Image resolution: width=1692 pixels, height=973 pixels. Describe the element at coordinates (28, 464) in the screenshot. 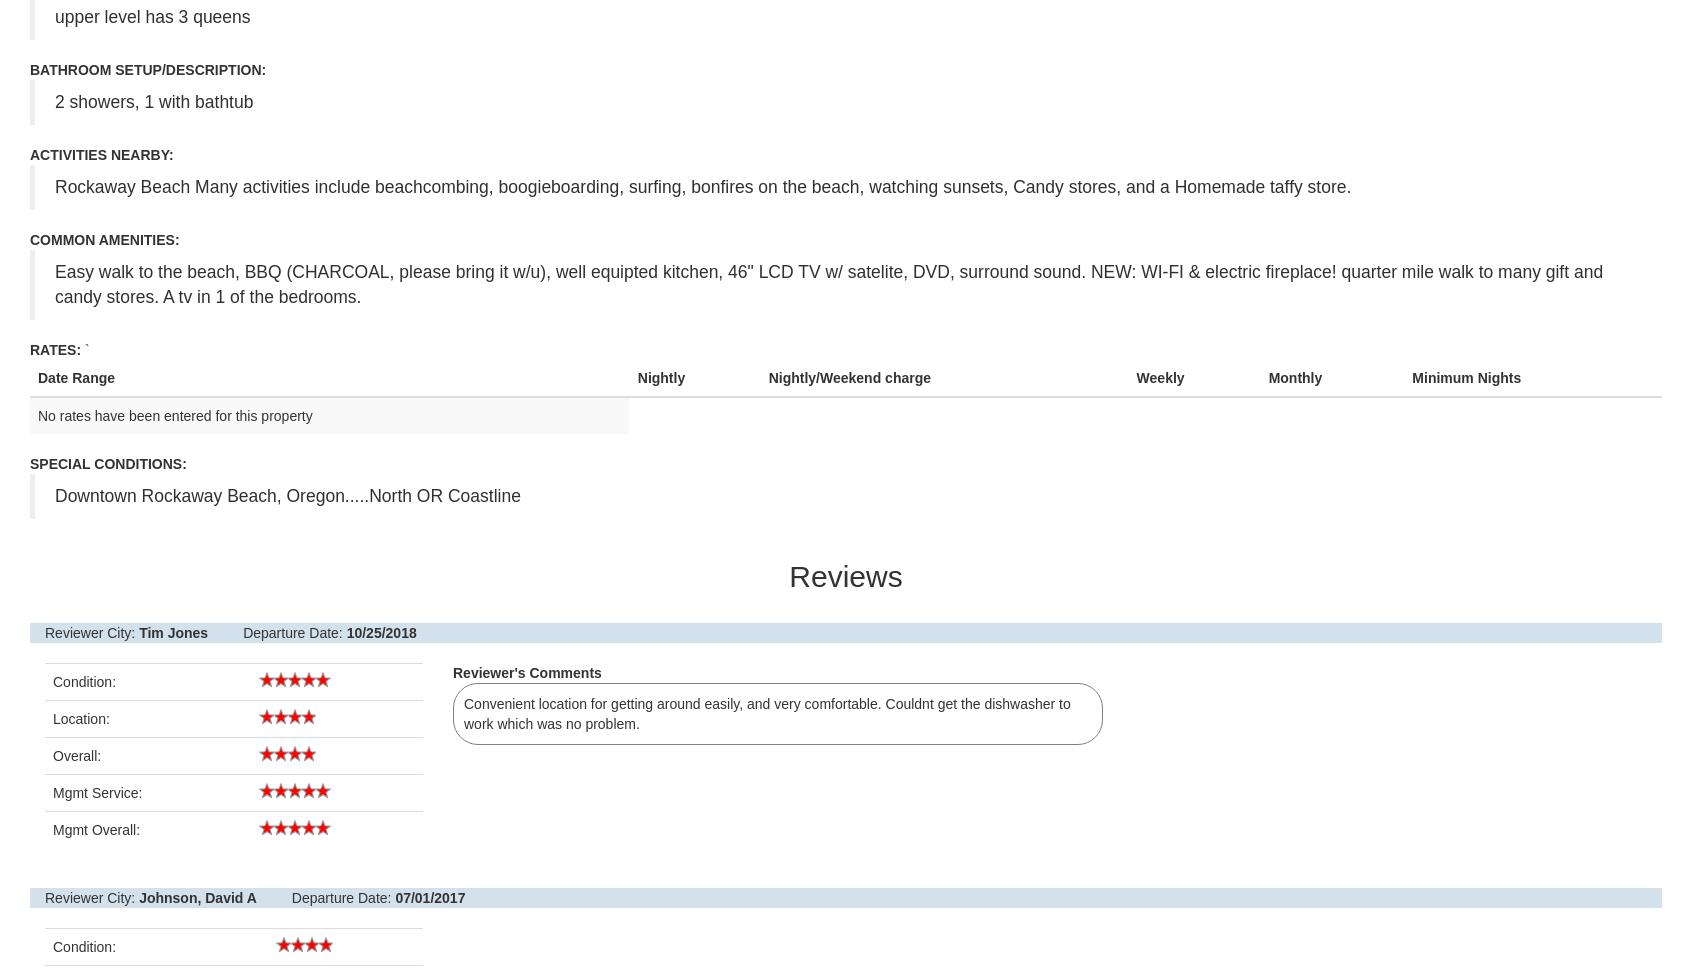

I see `'SPECIAL CONDITIONS:'` at that location.